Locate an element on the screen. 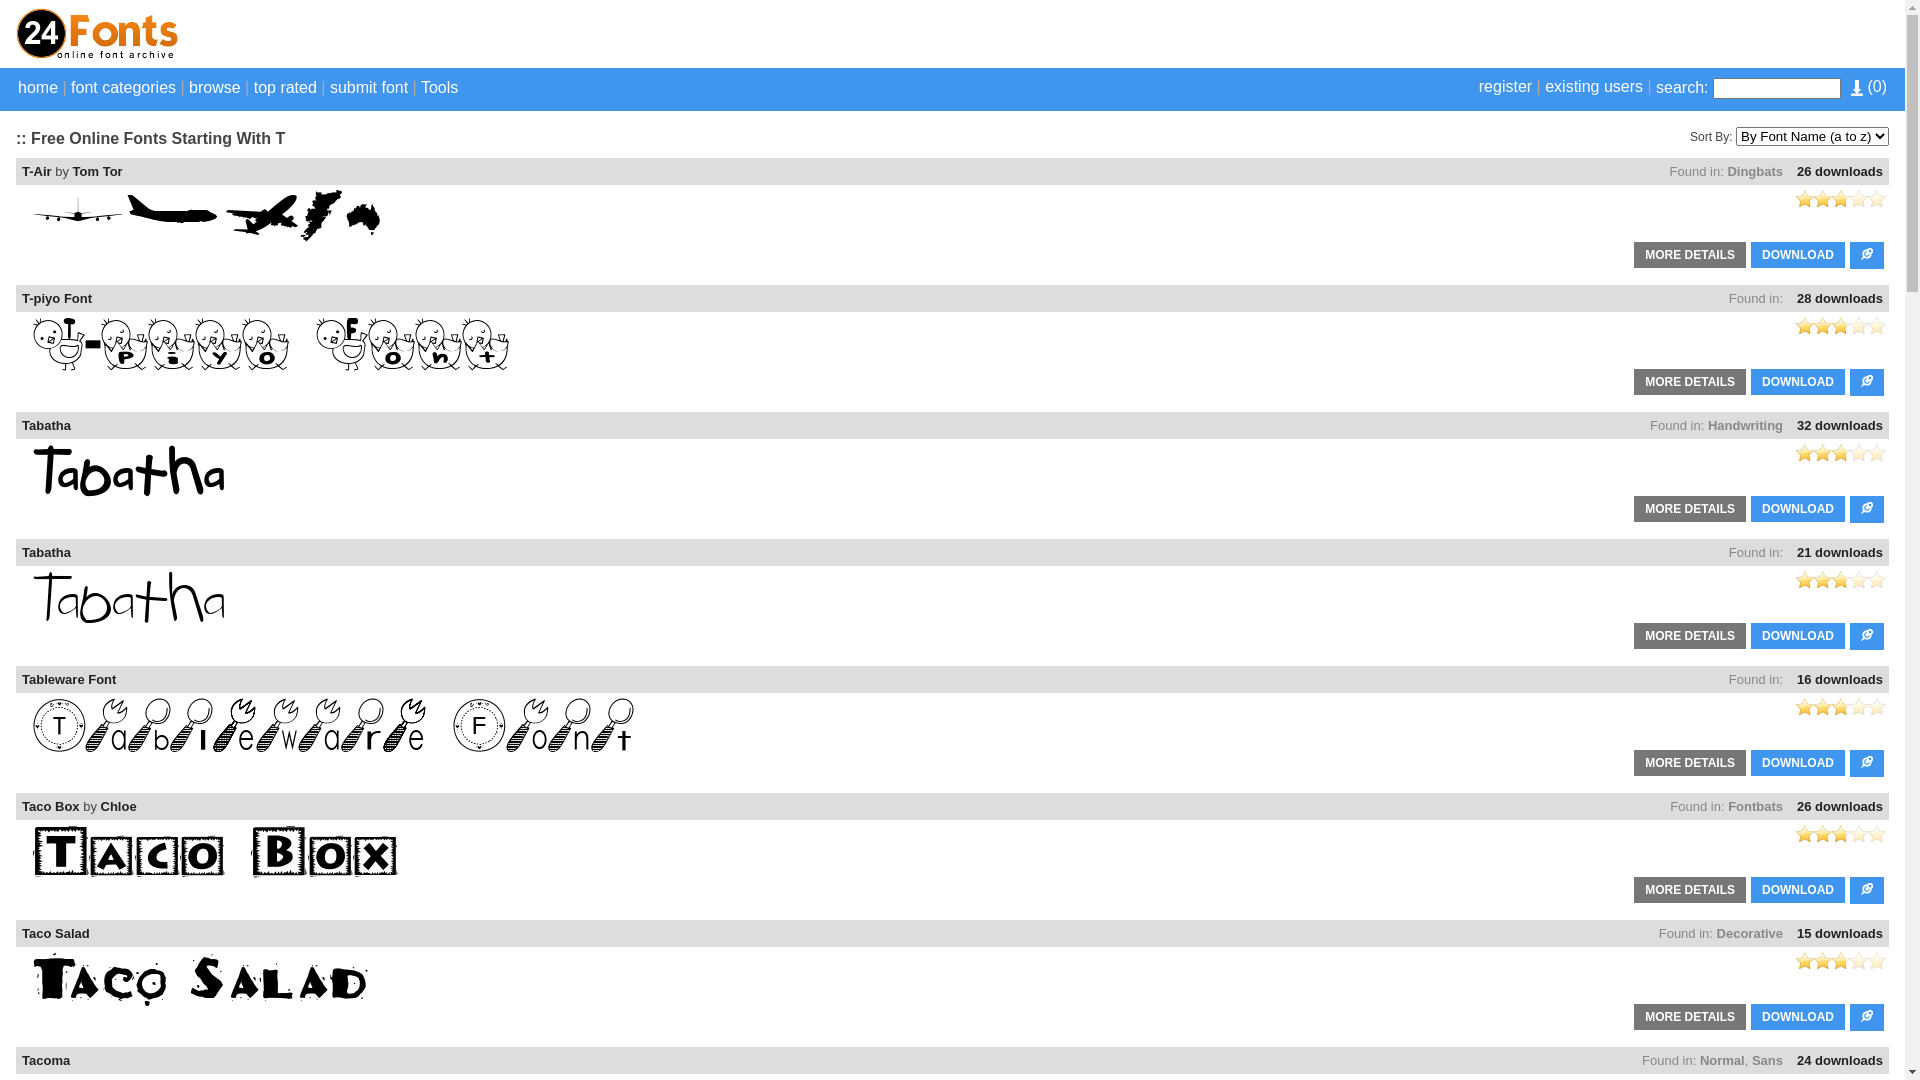 The width and height of the screenshot is (1920, 1080). 'Handwriting' is located at coordinates (1744, 424).